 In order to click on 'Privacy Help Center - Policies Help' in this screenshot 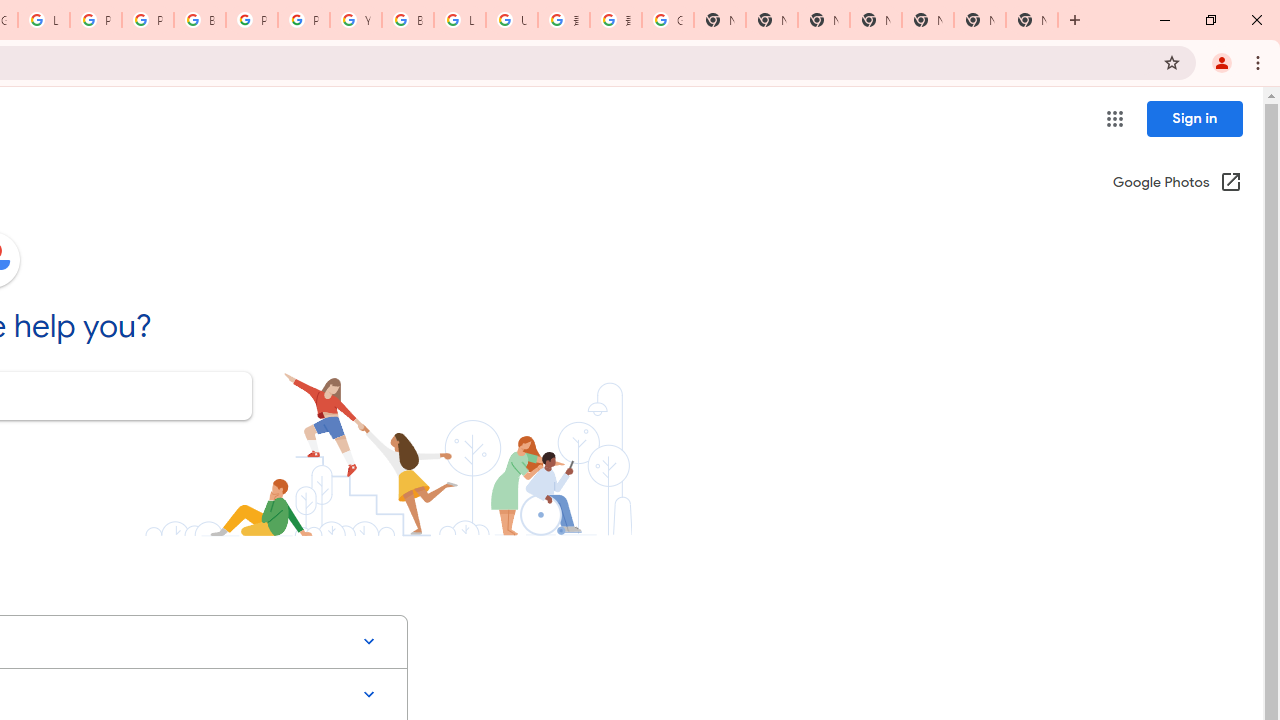, I will do `click(146, 20)`.